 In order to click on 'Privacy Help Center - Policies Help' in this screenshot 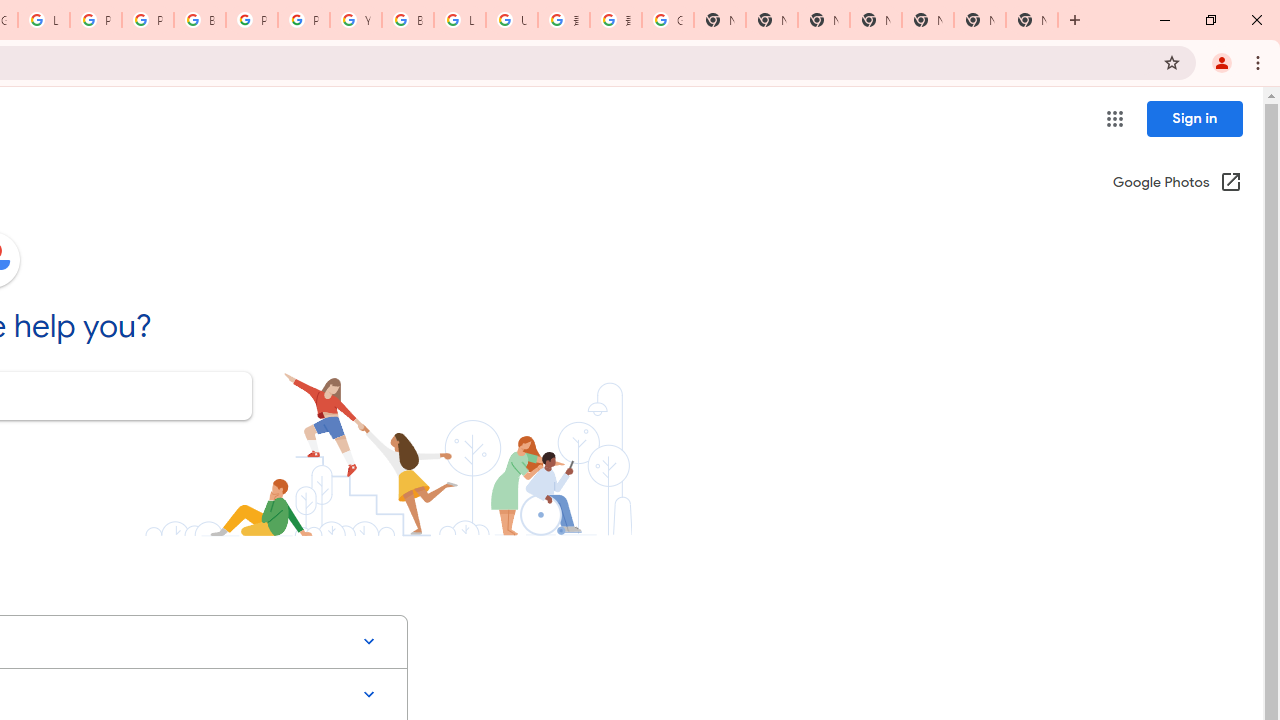, I will do `click(146, 20)`.